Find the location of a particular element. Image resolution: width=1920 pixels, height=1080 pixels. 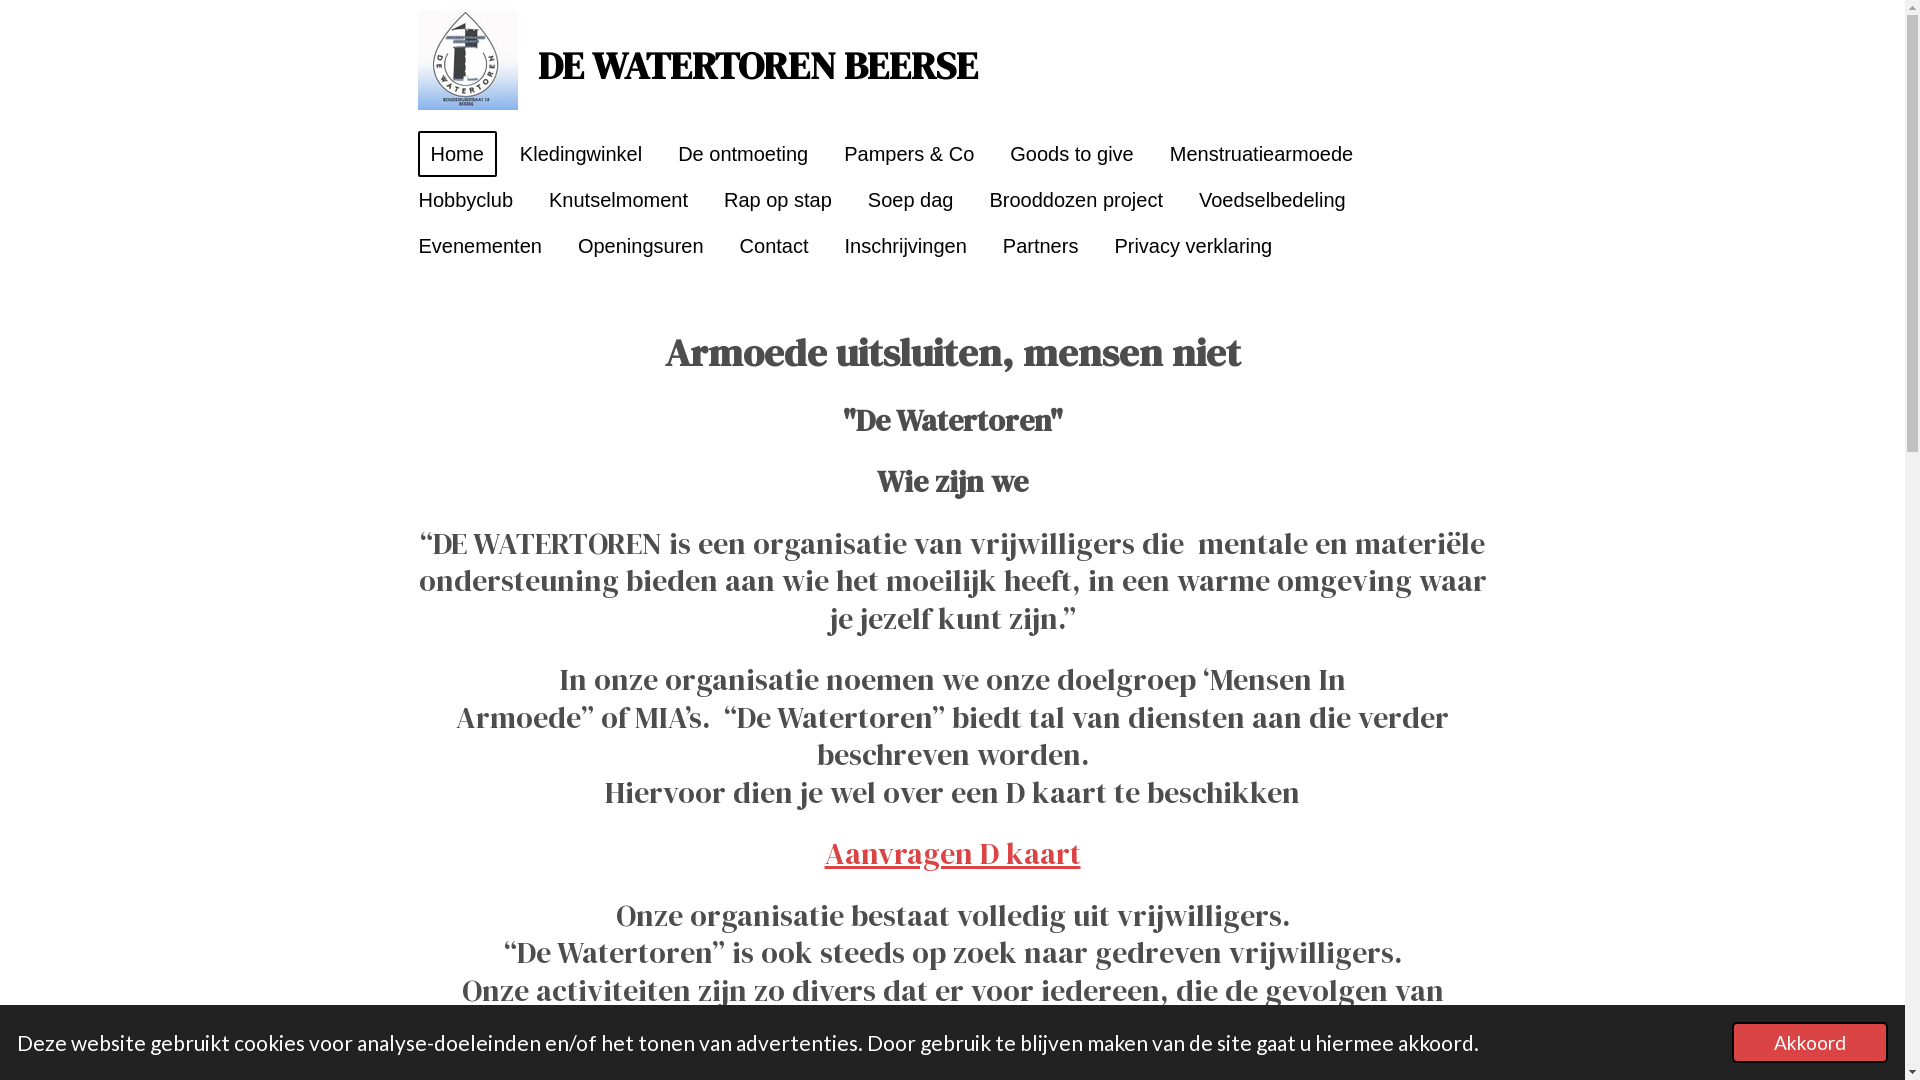

'Hobbyclub' is located at coordinates (465, 200).